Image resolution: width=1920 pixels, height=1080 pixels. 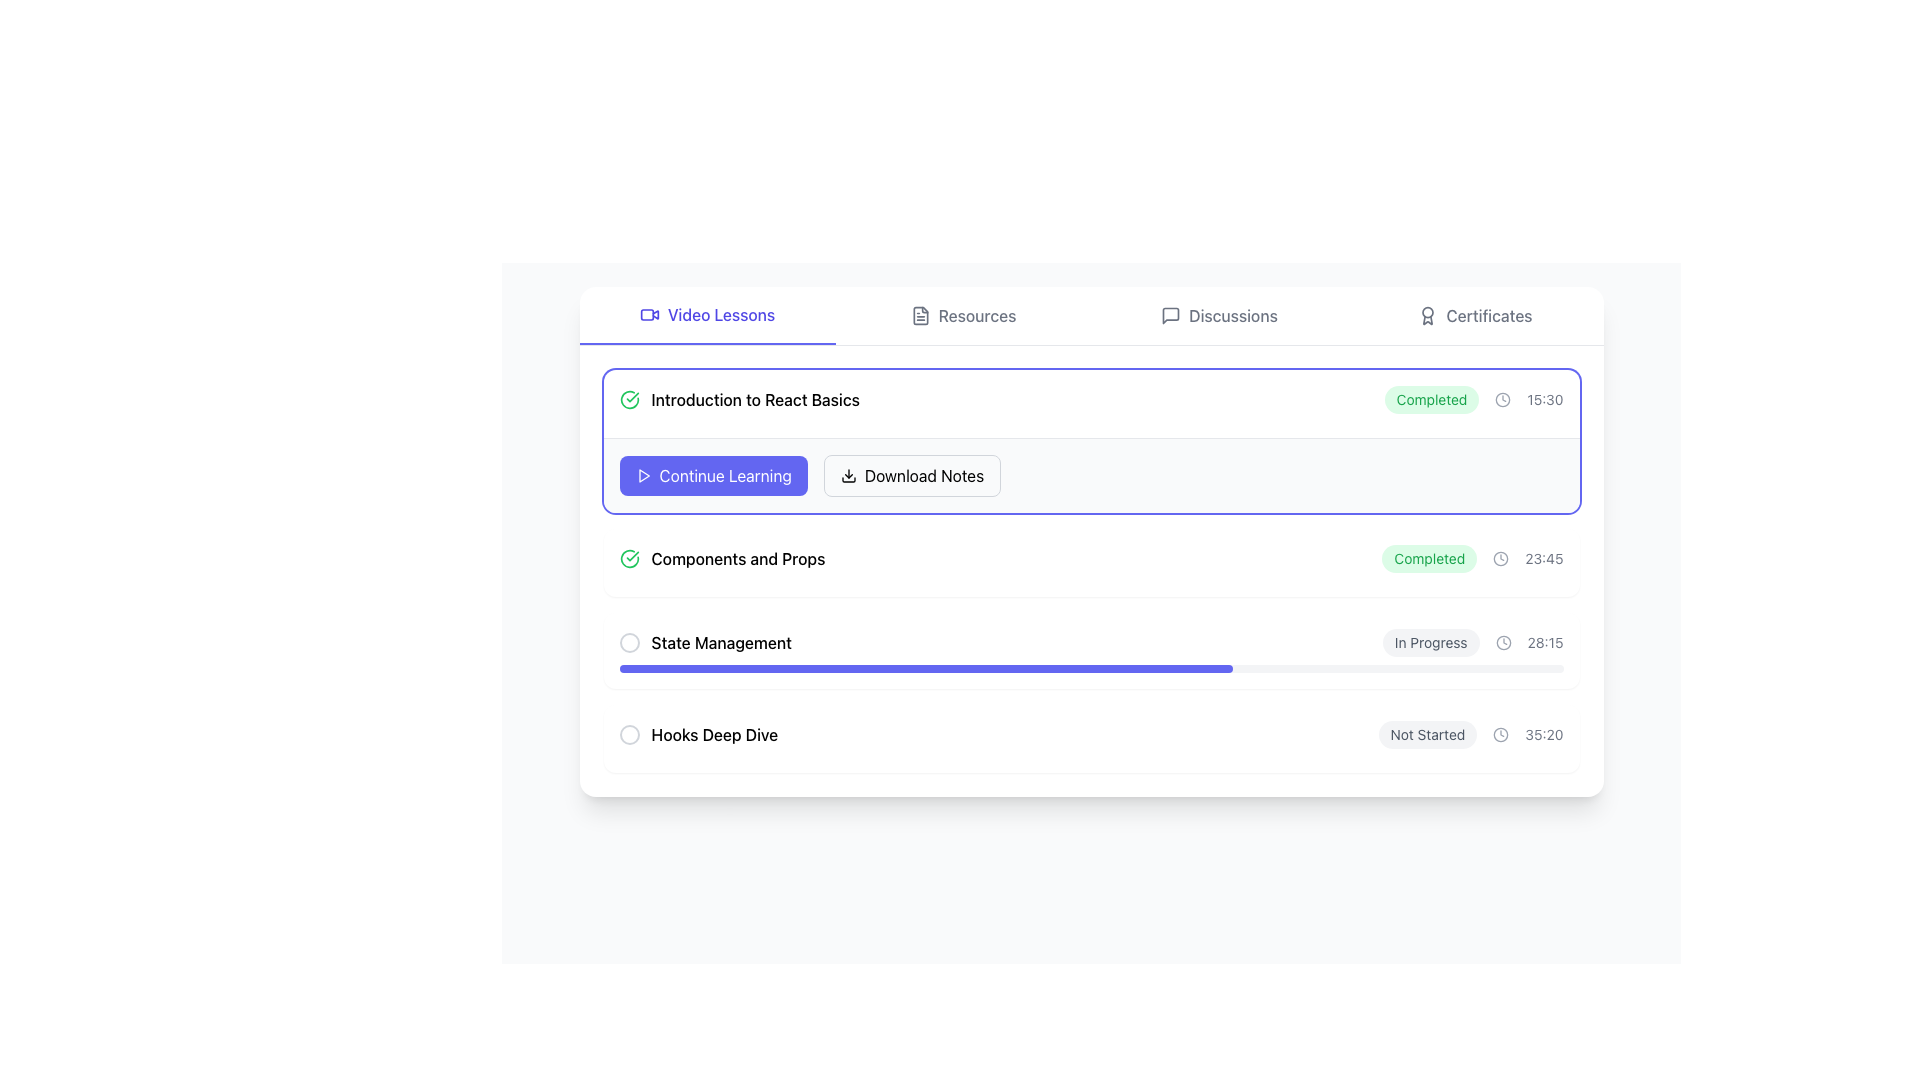 I want to click on the small clock icon with a light gray stroke located in the 'Not Started' row, which is the bottom-most entry of the vertical list, so click(x=1501, y=735).